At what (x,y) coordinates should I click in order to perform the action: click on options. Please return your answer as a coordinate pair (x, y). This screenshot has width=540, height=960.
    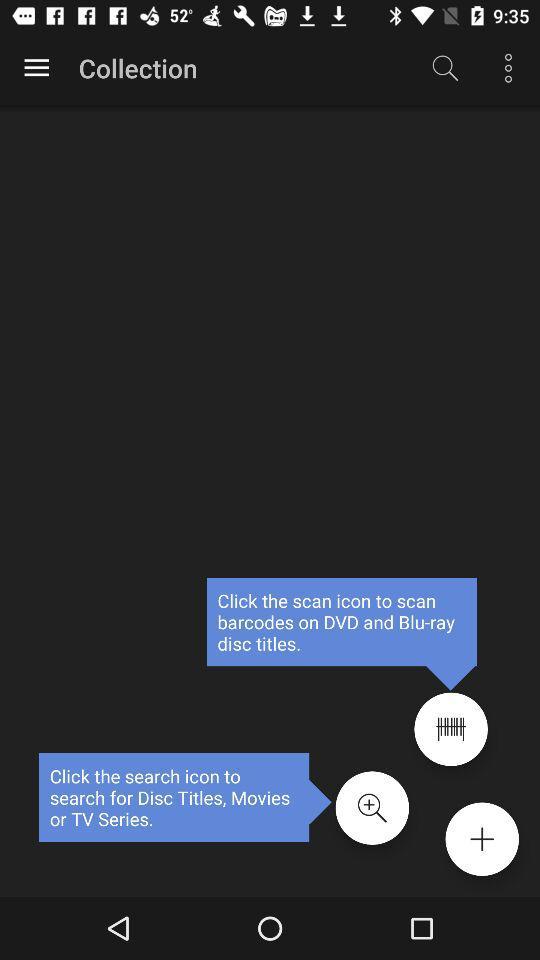
    Looking at the image, I should click on (481, 839).